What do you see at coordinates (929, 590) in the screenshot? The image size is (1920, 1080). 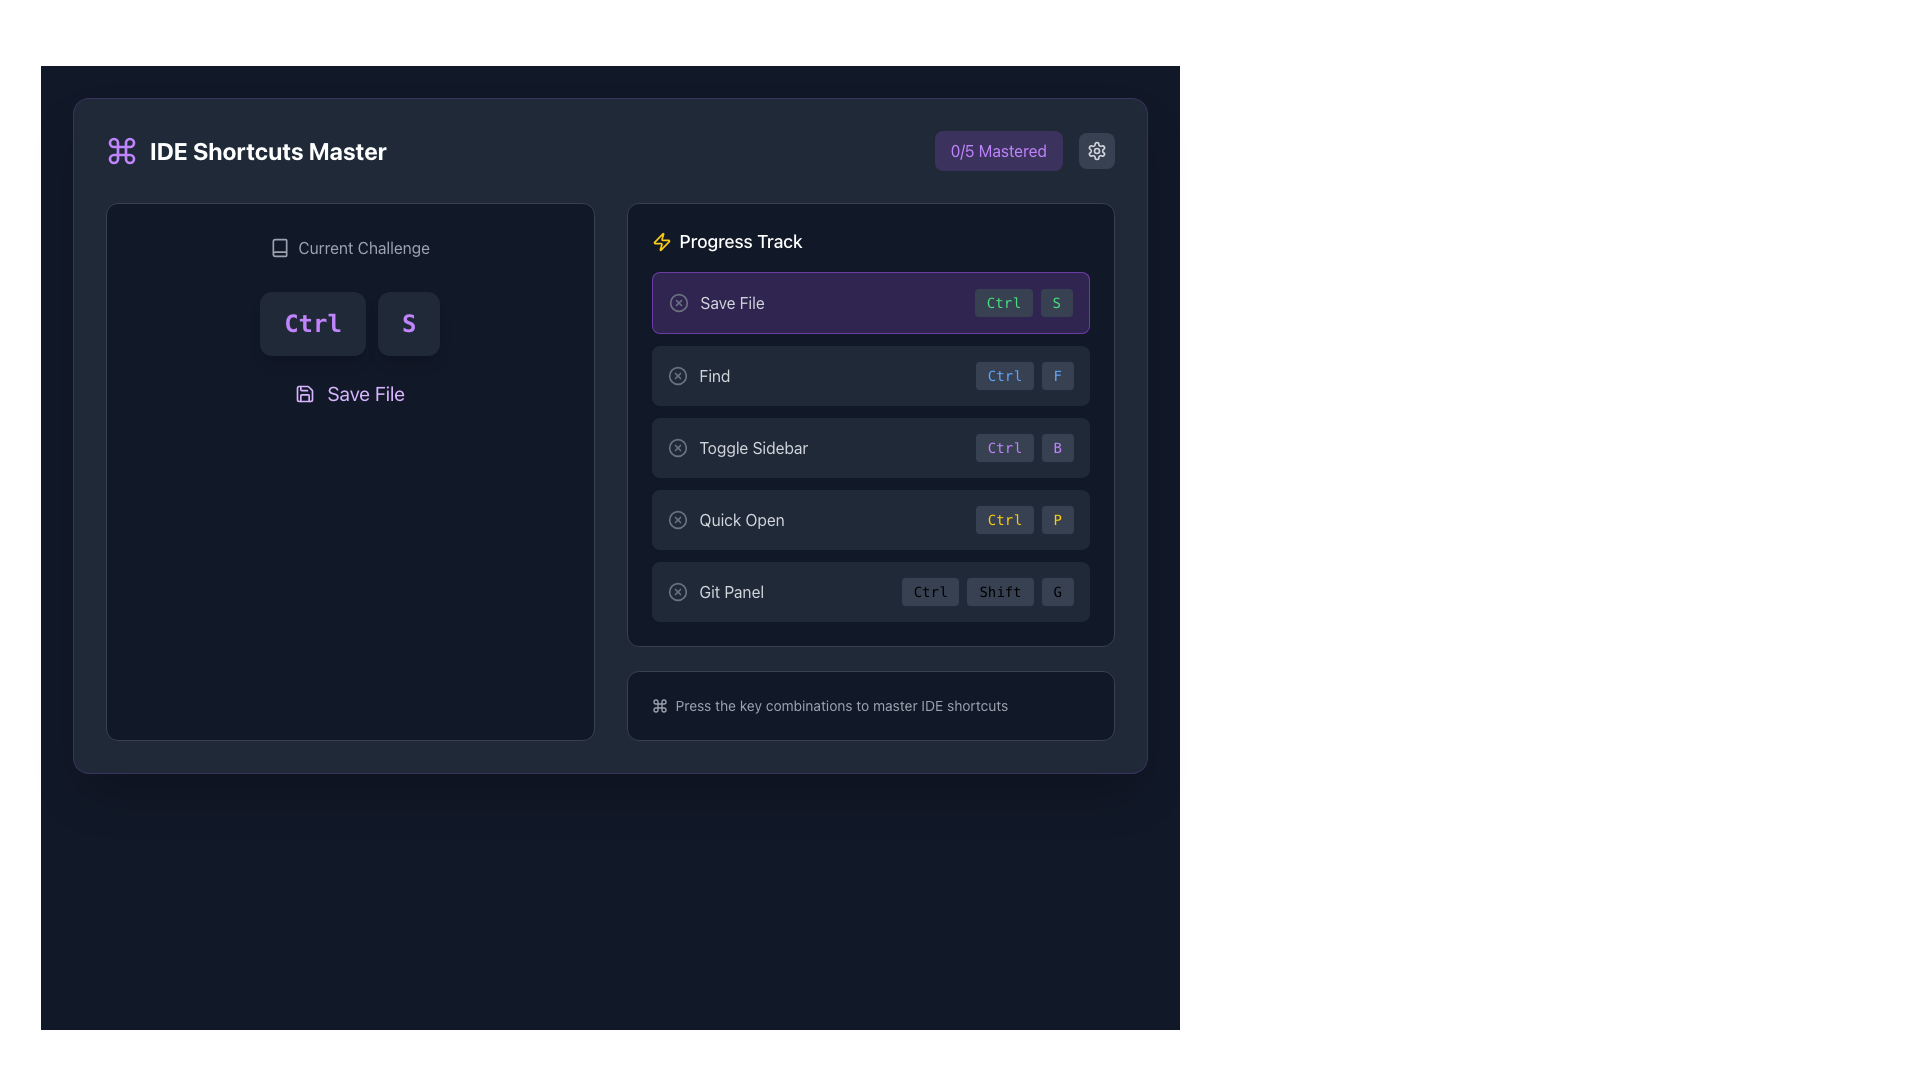 I see `the static label element displaying 'Ctrl' in orange on a dark gray background, located in the bottom row of the 'Progress Track' section within the 'Git Panel'` at bounding box center [929, 590].